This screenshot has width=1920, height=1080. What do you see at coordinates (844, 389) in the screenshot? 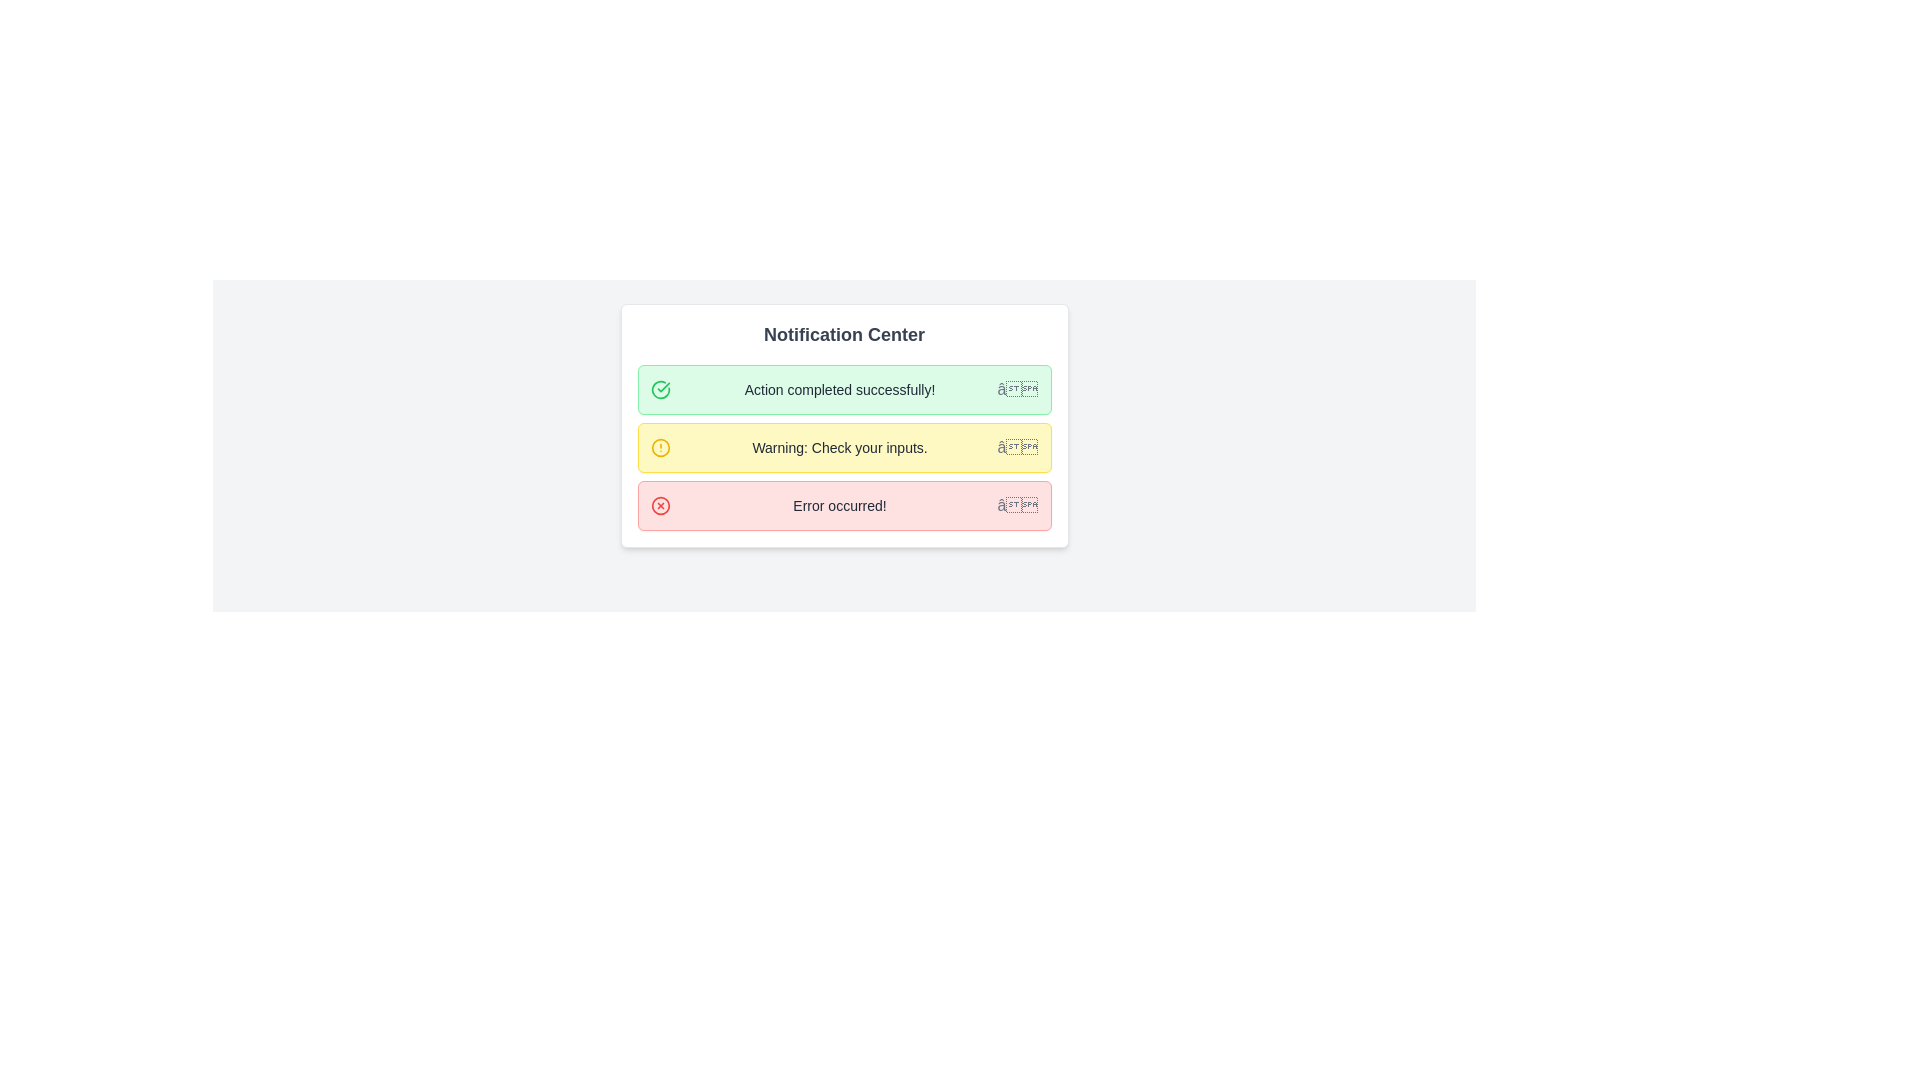
I see `text from the first notification card with a green background, displaying 'Action completed successfully!' in the center` at bounding box center [844, 389].